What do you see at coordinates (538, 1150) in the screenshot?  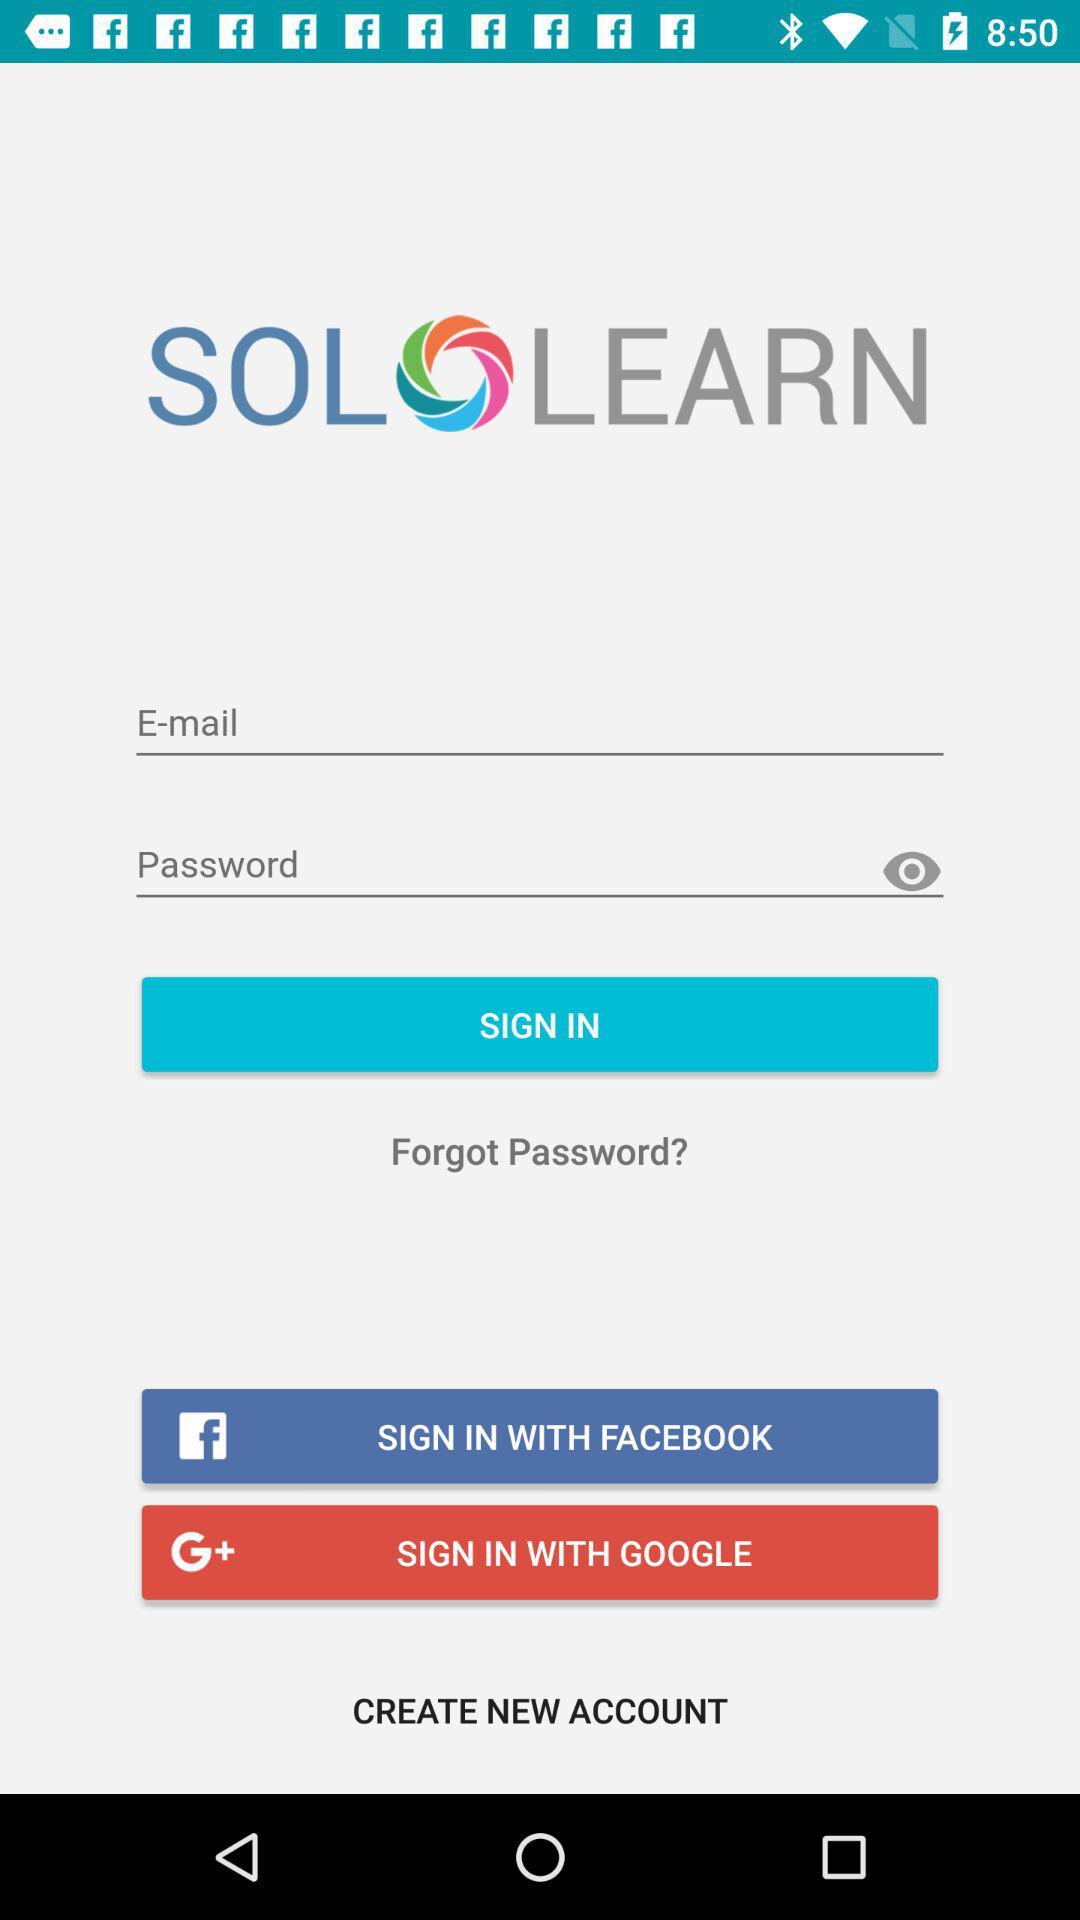 I see `forgot password?` at bounding box center [538, 1150].